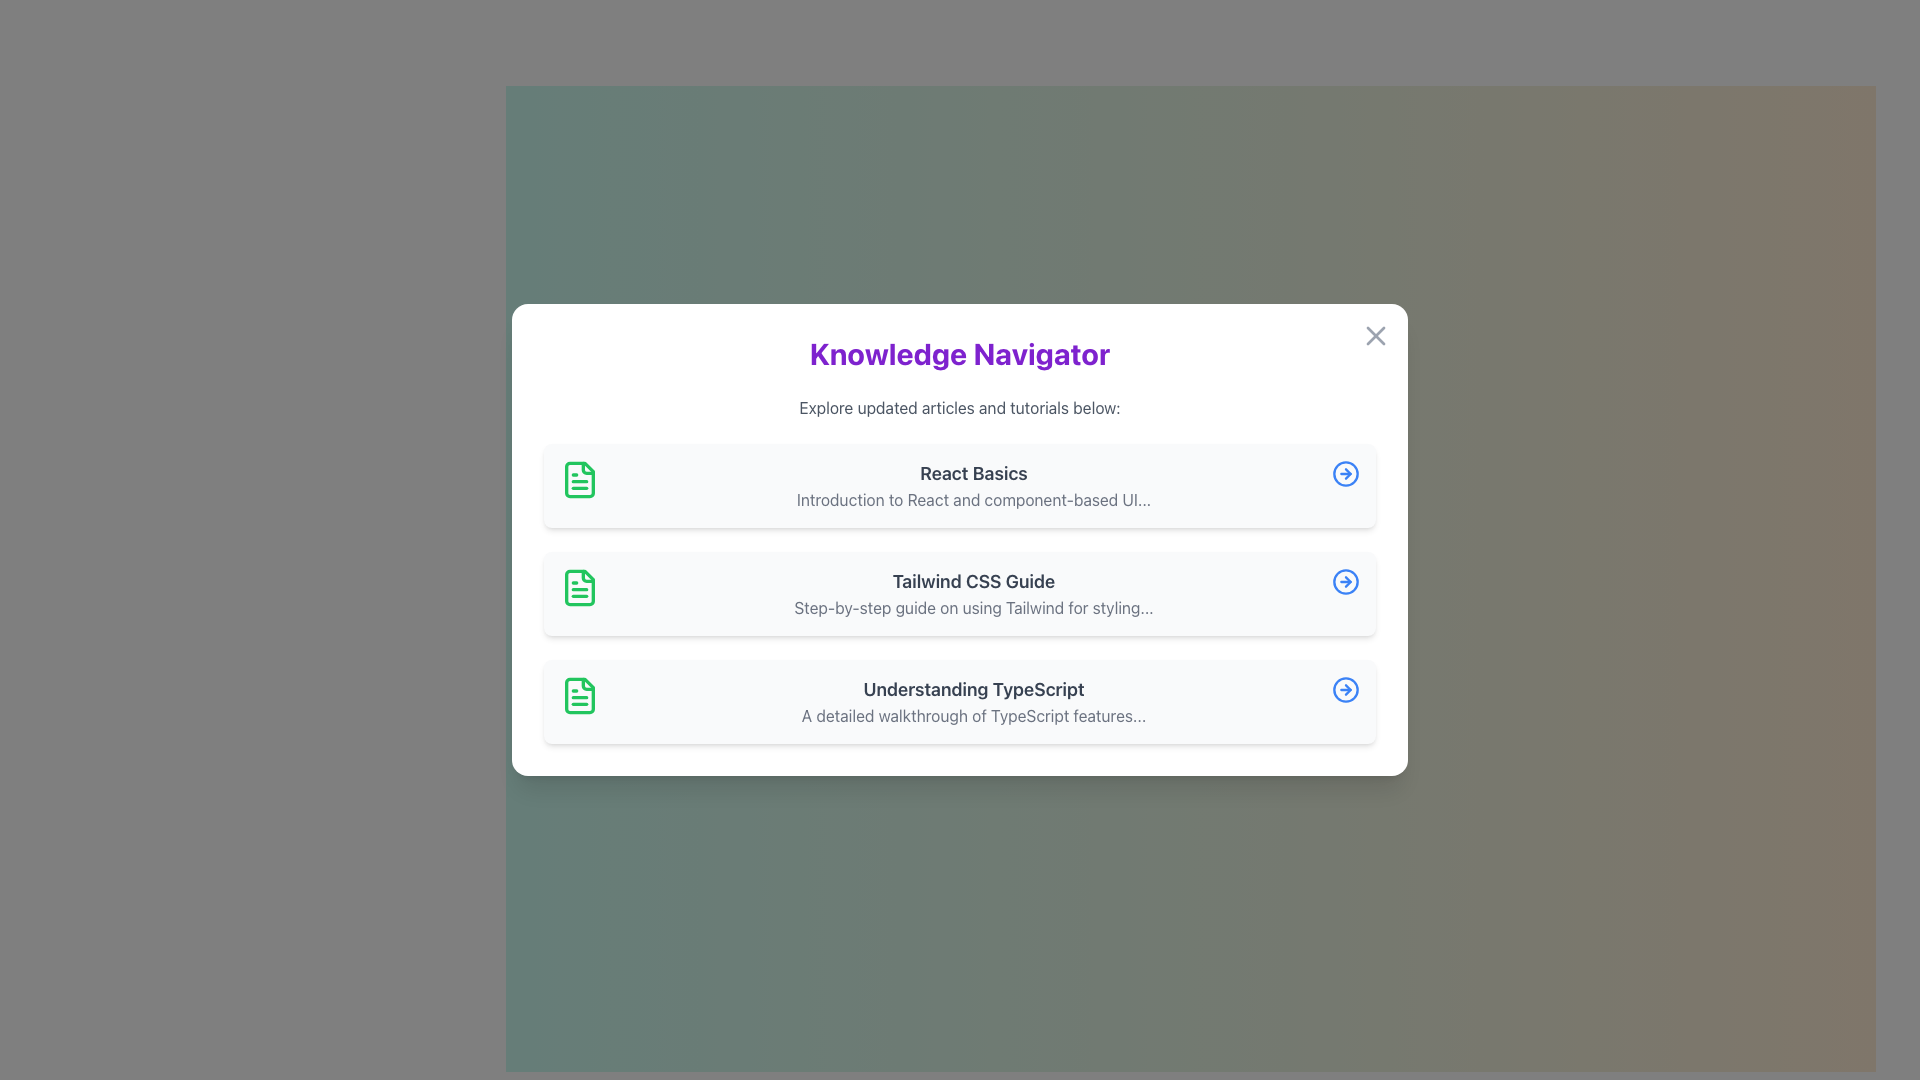  I want to click on the central circle of the rightward-pointing arrow icon, which has a blue stroke and is part of an SVG illustration, located next to the 'Tailwind CSS Guide' list item, so click(1345, 582).